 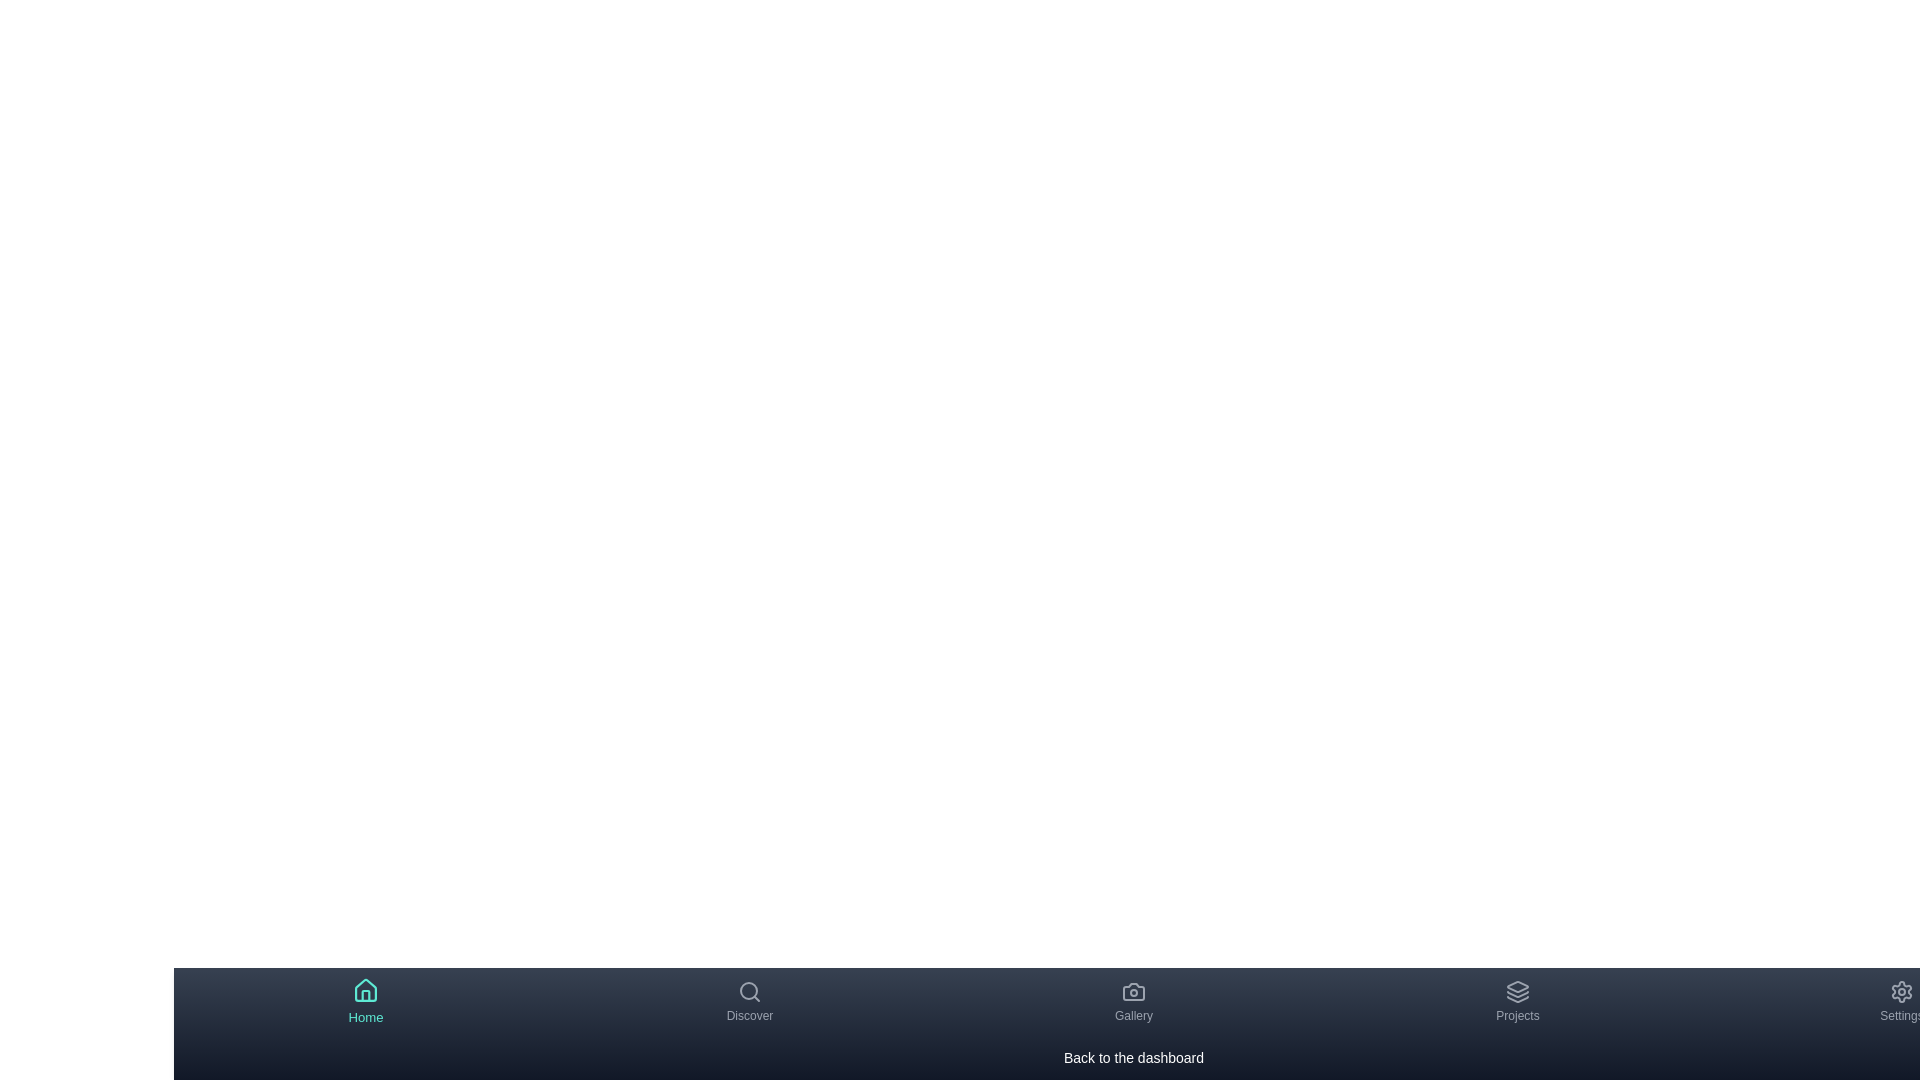 I want to click on the navigation item labeled Projects to view its description, so click(x=1517, y=1002).